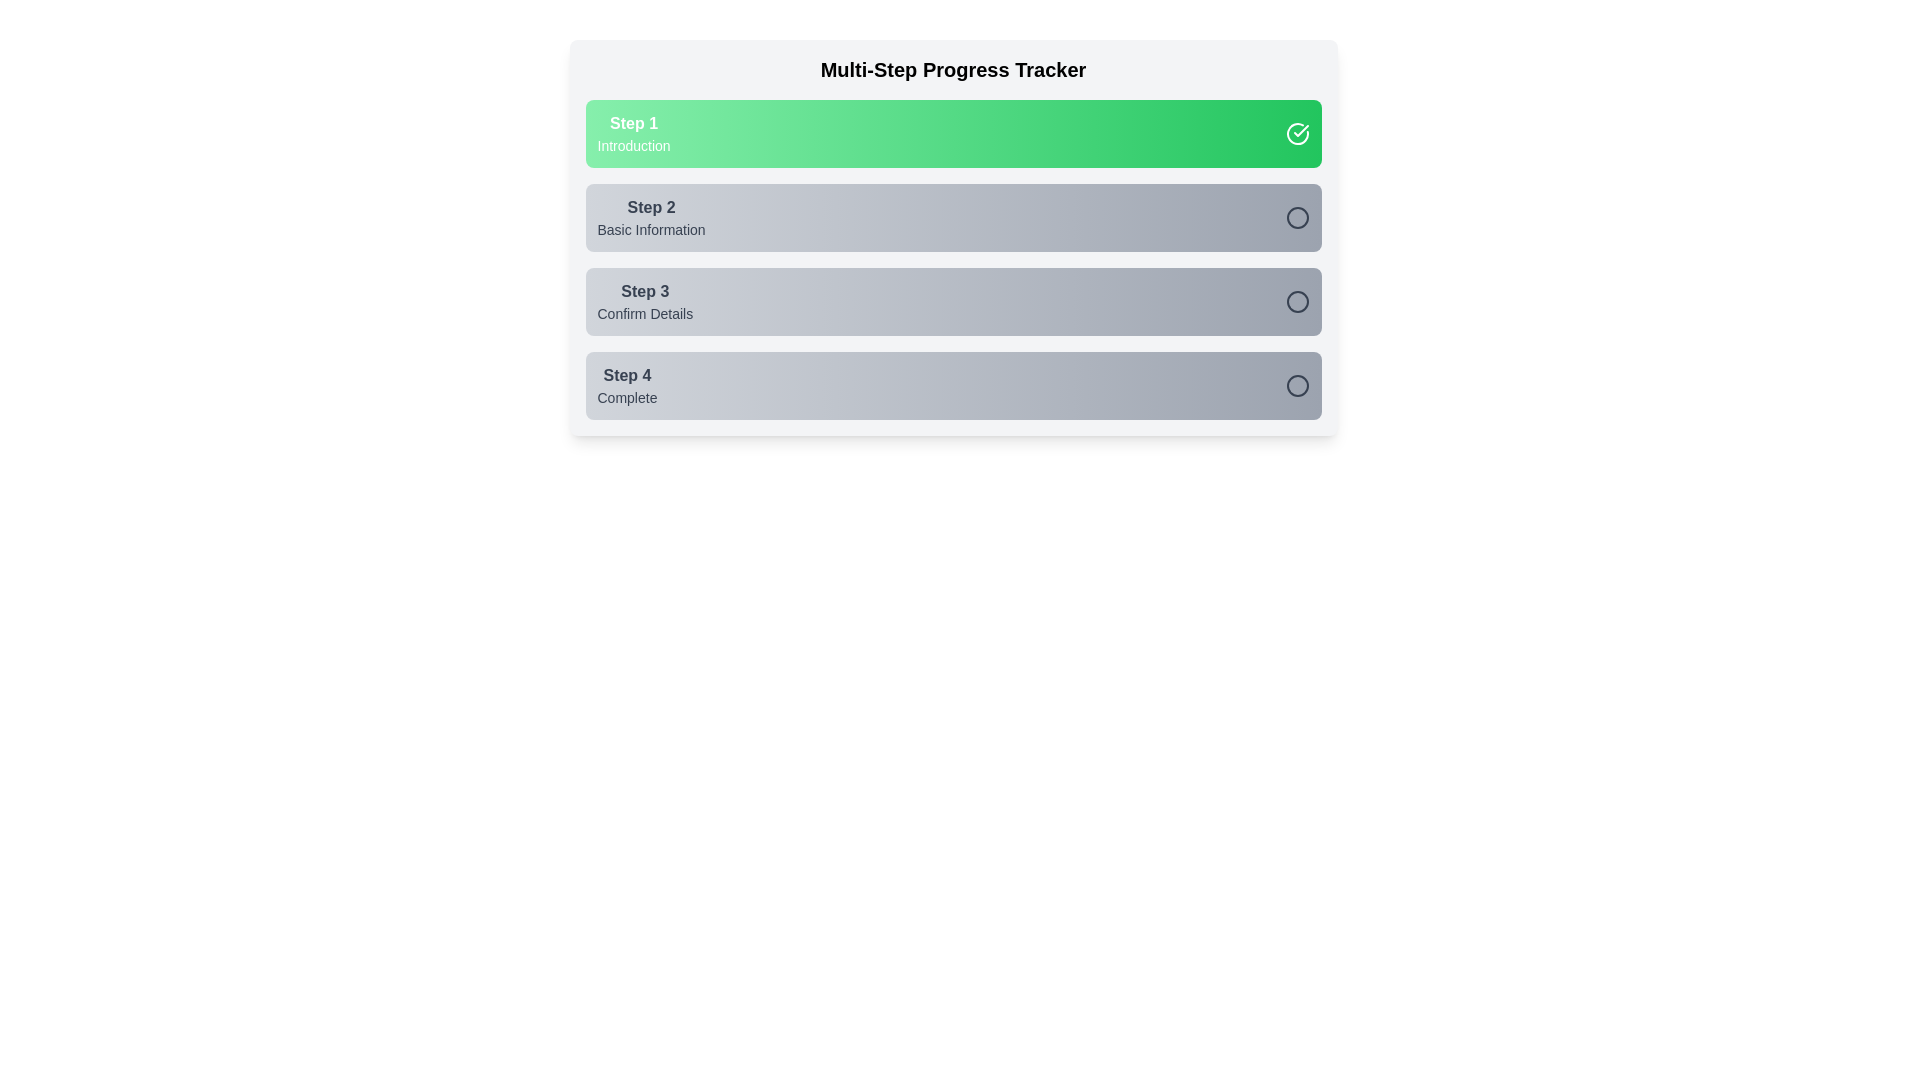 The image size is (1920, 1080). Describe the element at coordinates (633, 134) in the screenshot. I see `the composite text label that serves as the first step in the progress tracker, which features a bold 'Step 1' title and a smaller 'Introduction' subtitle, both in white text on a green gradient background` at that location.